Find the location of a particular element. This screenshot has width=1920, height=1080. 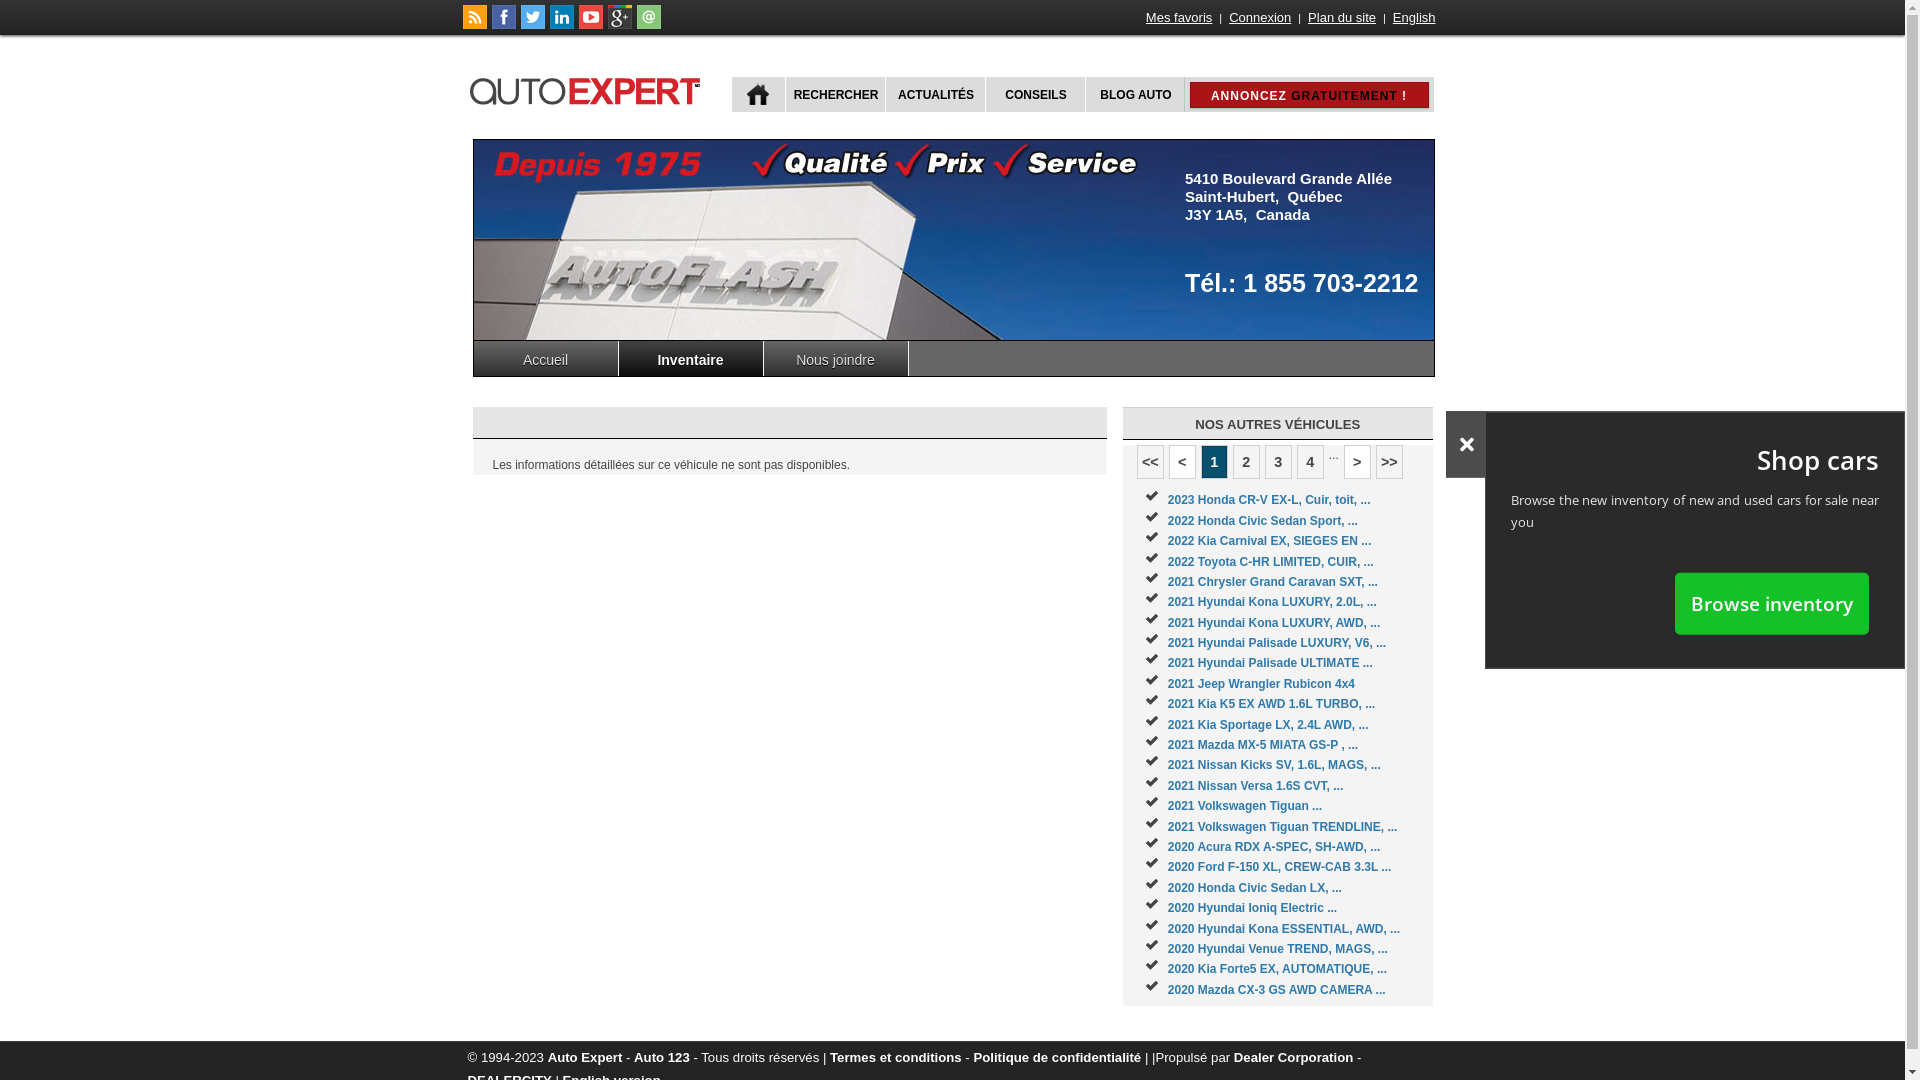

'2020 Kia Forte5 EX, AUTOMATIQUE, ...' is located at coordinates (1276, 967).